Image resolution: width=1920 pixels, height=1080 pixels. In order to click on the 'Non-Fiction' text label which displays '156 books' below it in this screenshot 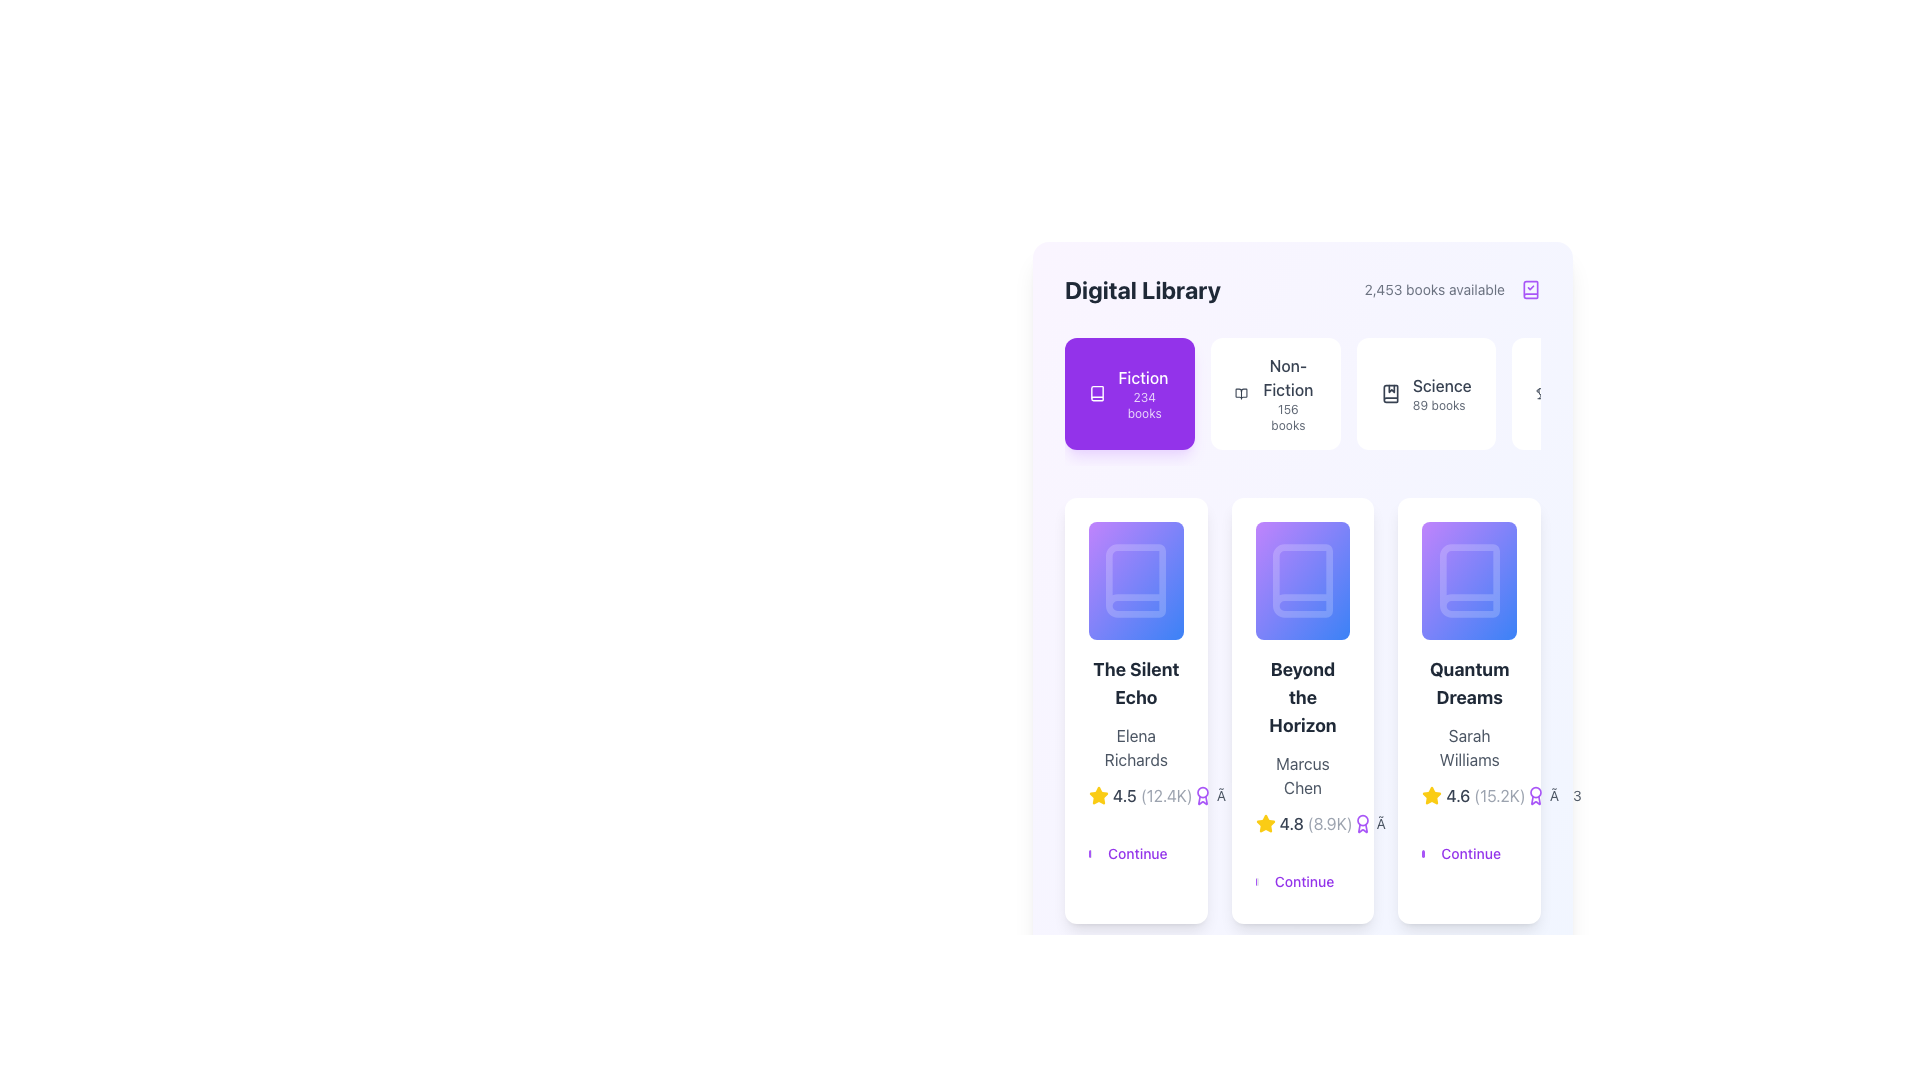, I will do `click(1288, 393)`.